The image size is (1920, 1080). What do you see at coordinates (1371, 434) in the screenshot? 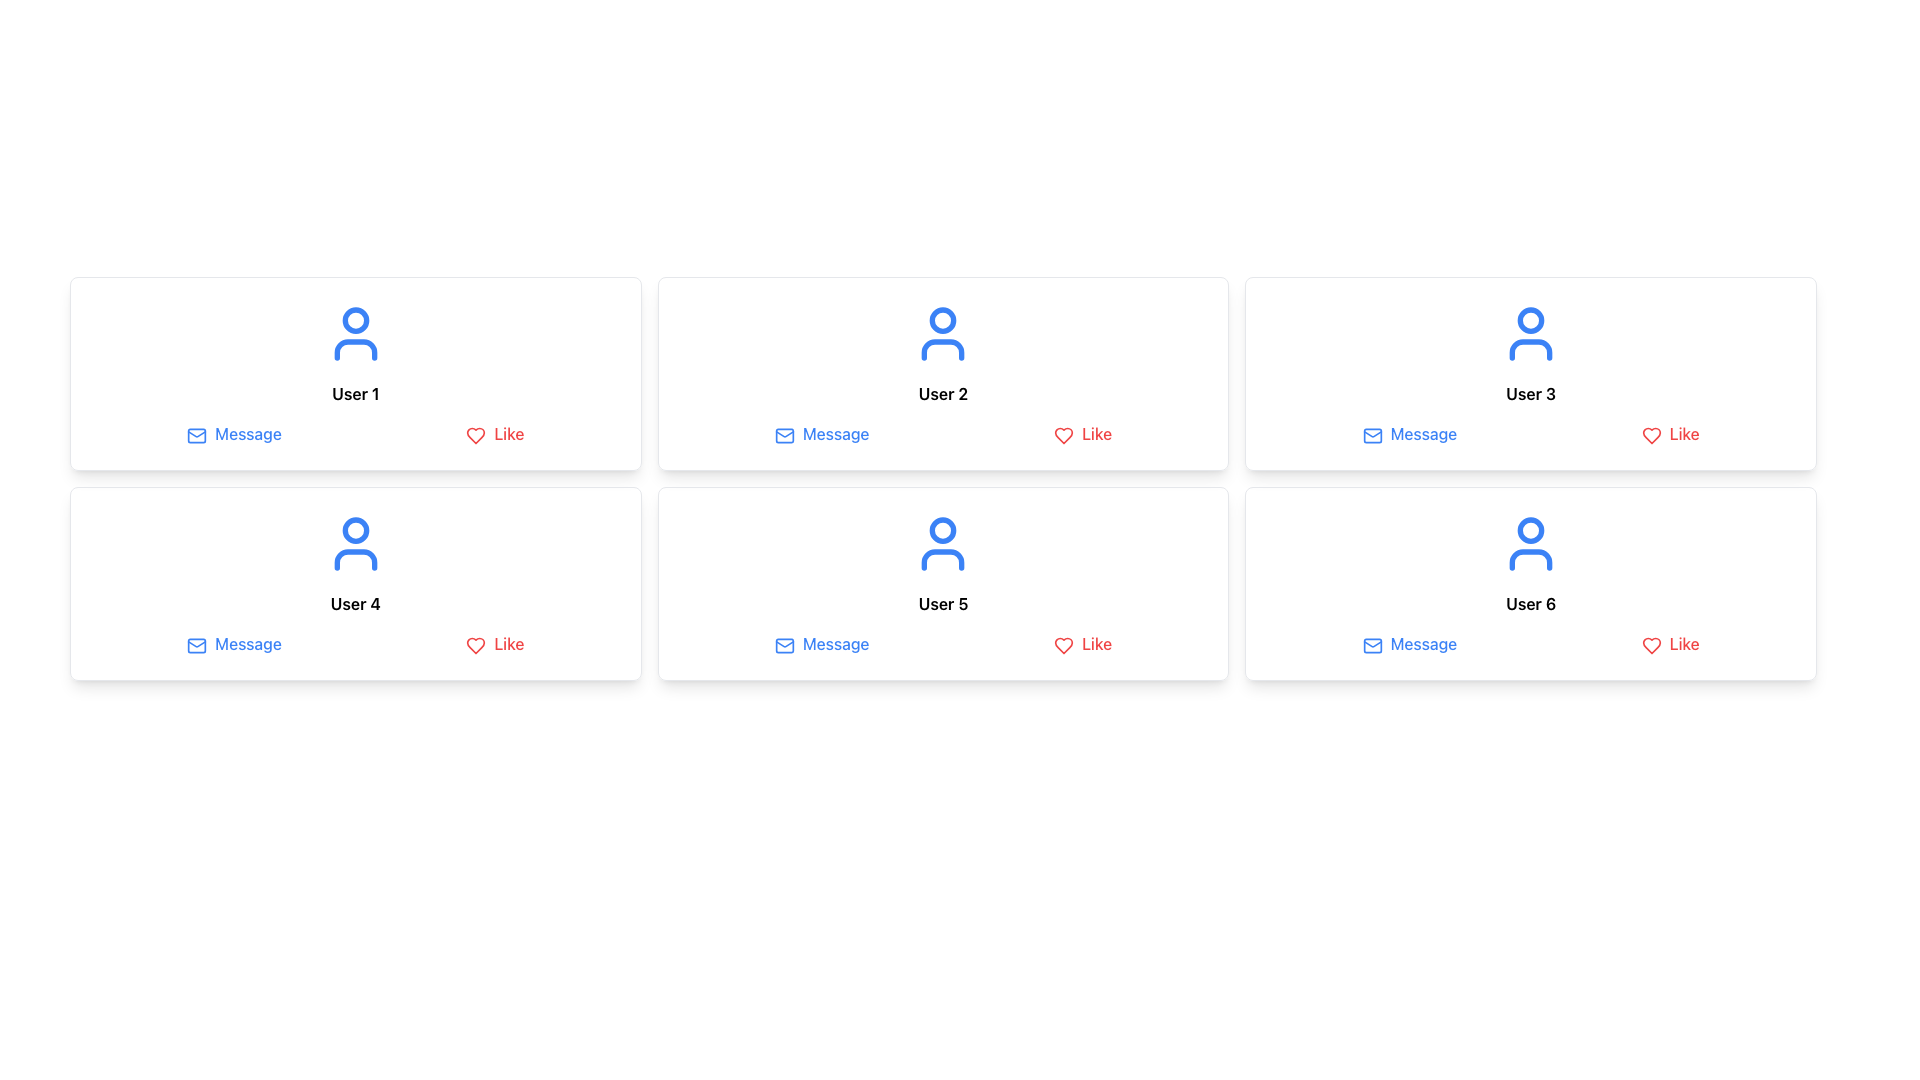
I see `the envelope icon located to the left of the 'Message' text in the button under the user card for 'User 3' in the third column of the top row` at bounding box center [1371, 434].